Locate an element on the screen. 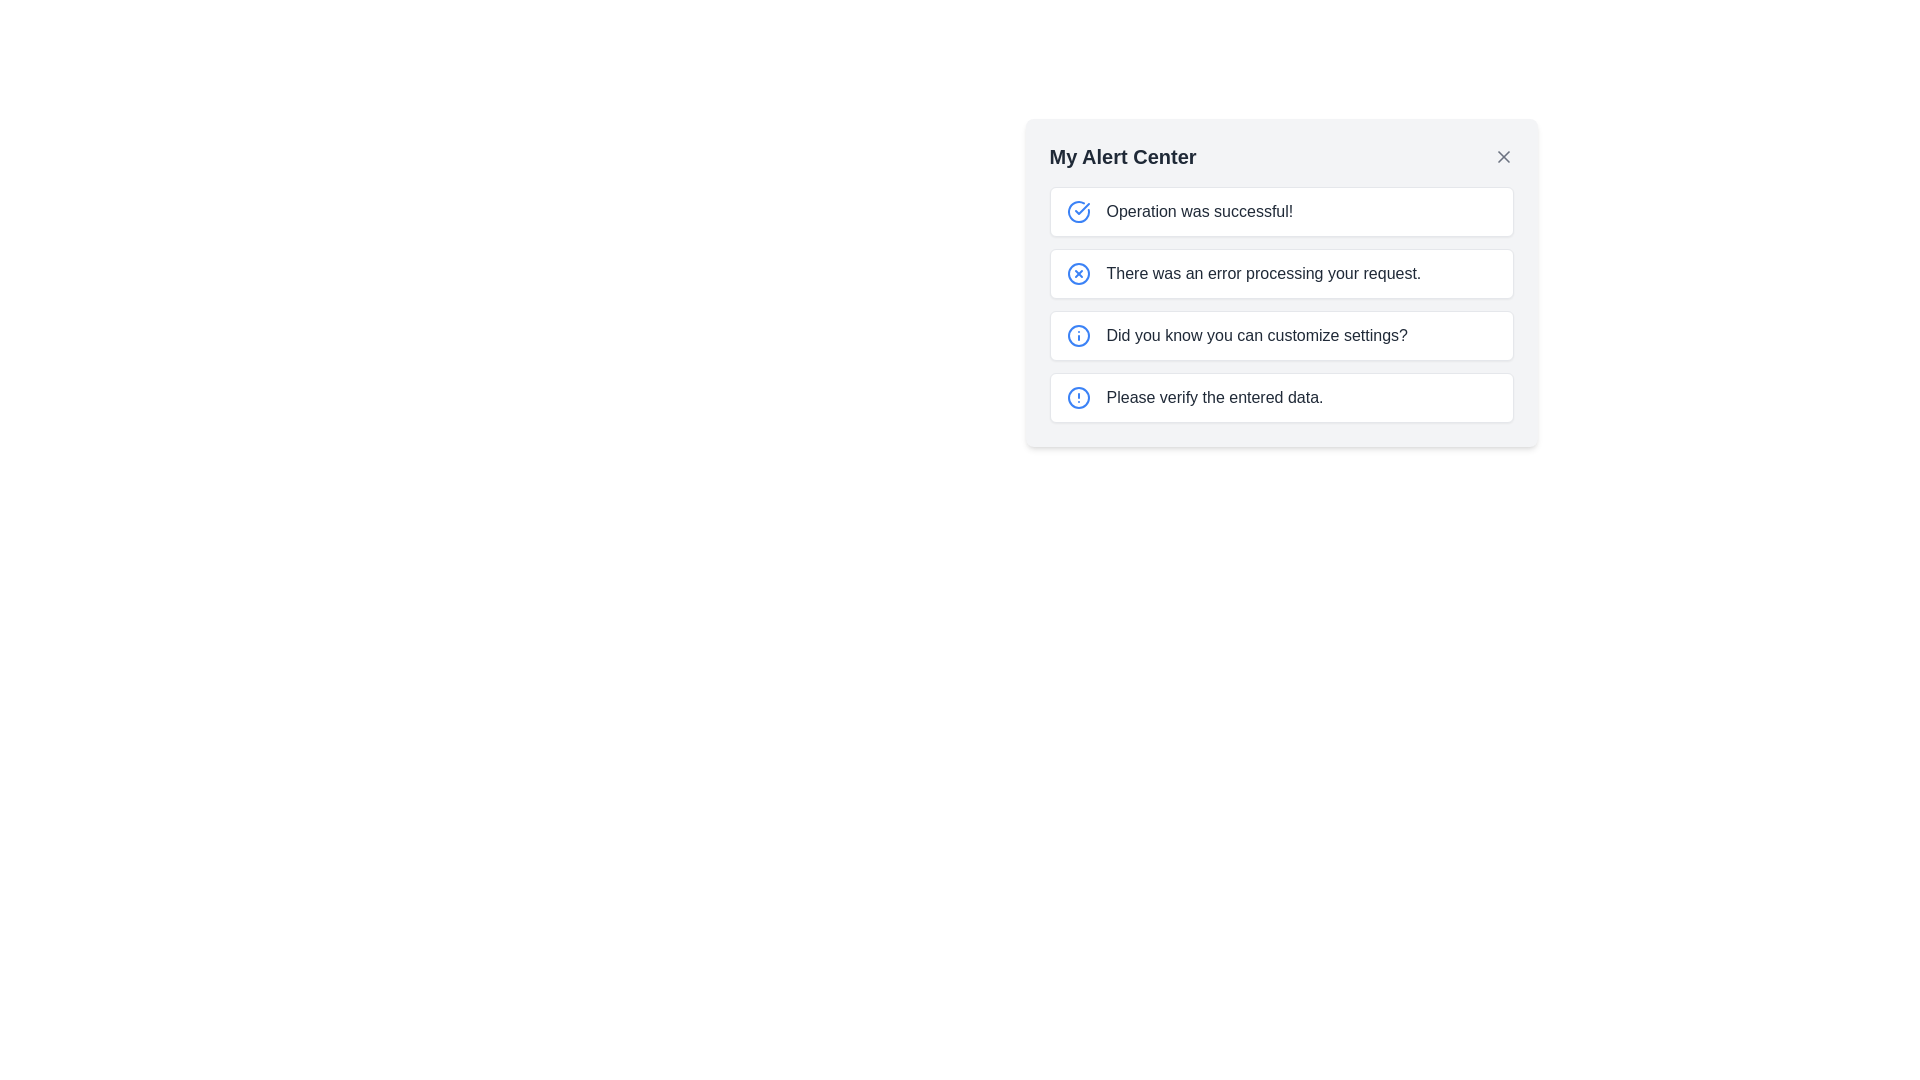 This screenshot has height=1080, width=1920. the error icon located in the second row of the notification list within 'My Alert Center', positioned to the left of the notification message regarding the error processing is located at coordinates (1077, 273).